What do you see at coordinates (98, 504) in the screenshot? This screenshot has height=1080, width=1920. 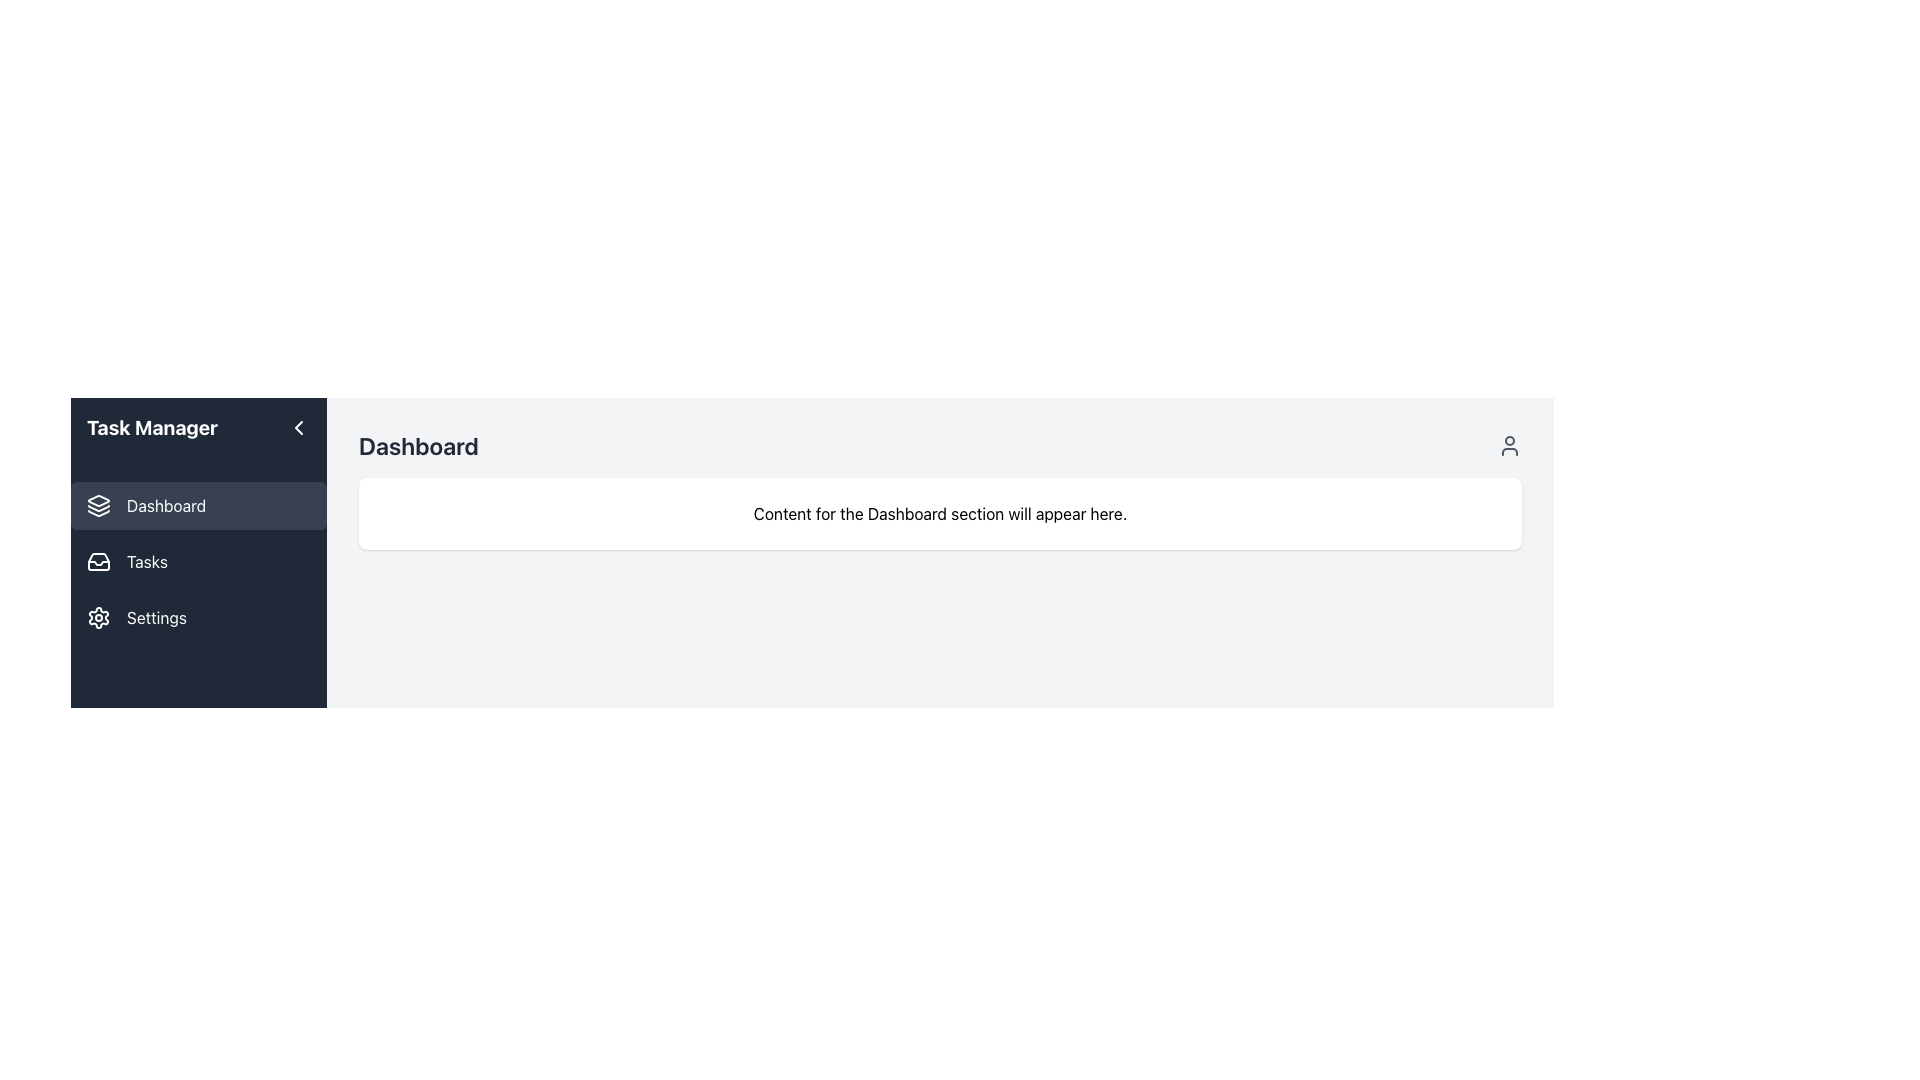 I see `the 'Dashboard' icon in the left sidebar navigation menu, which is the first icon in the vertical arrangement of menu items` at bounding box center [98, 504].